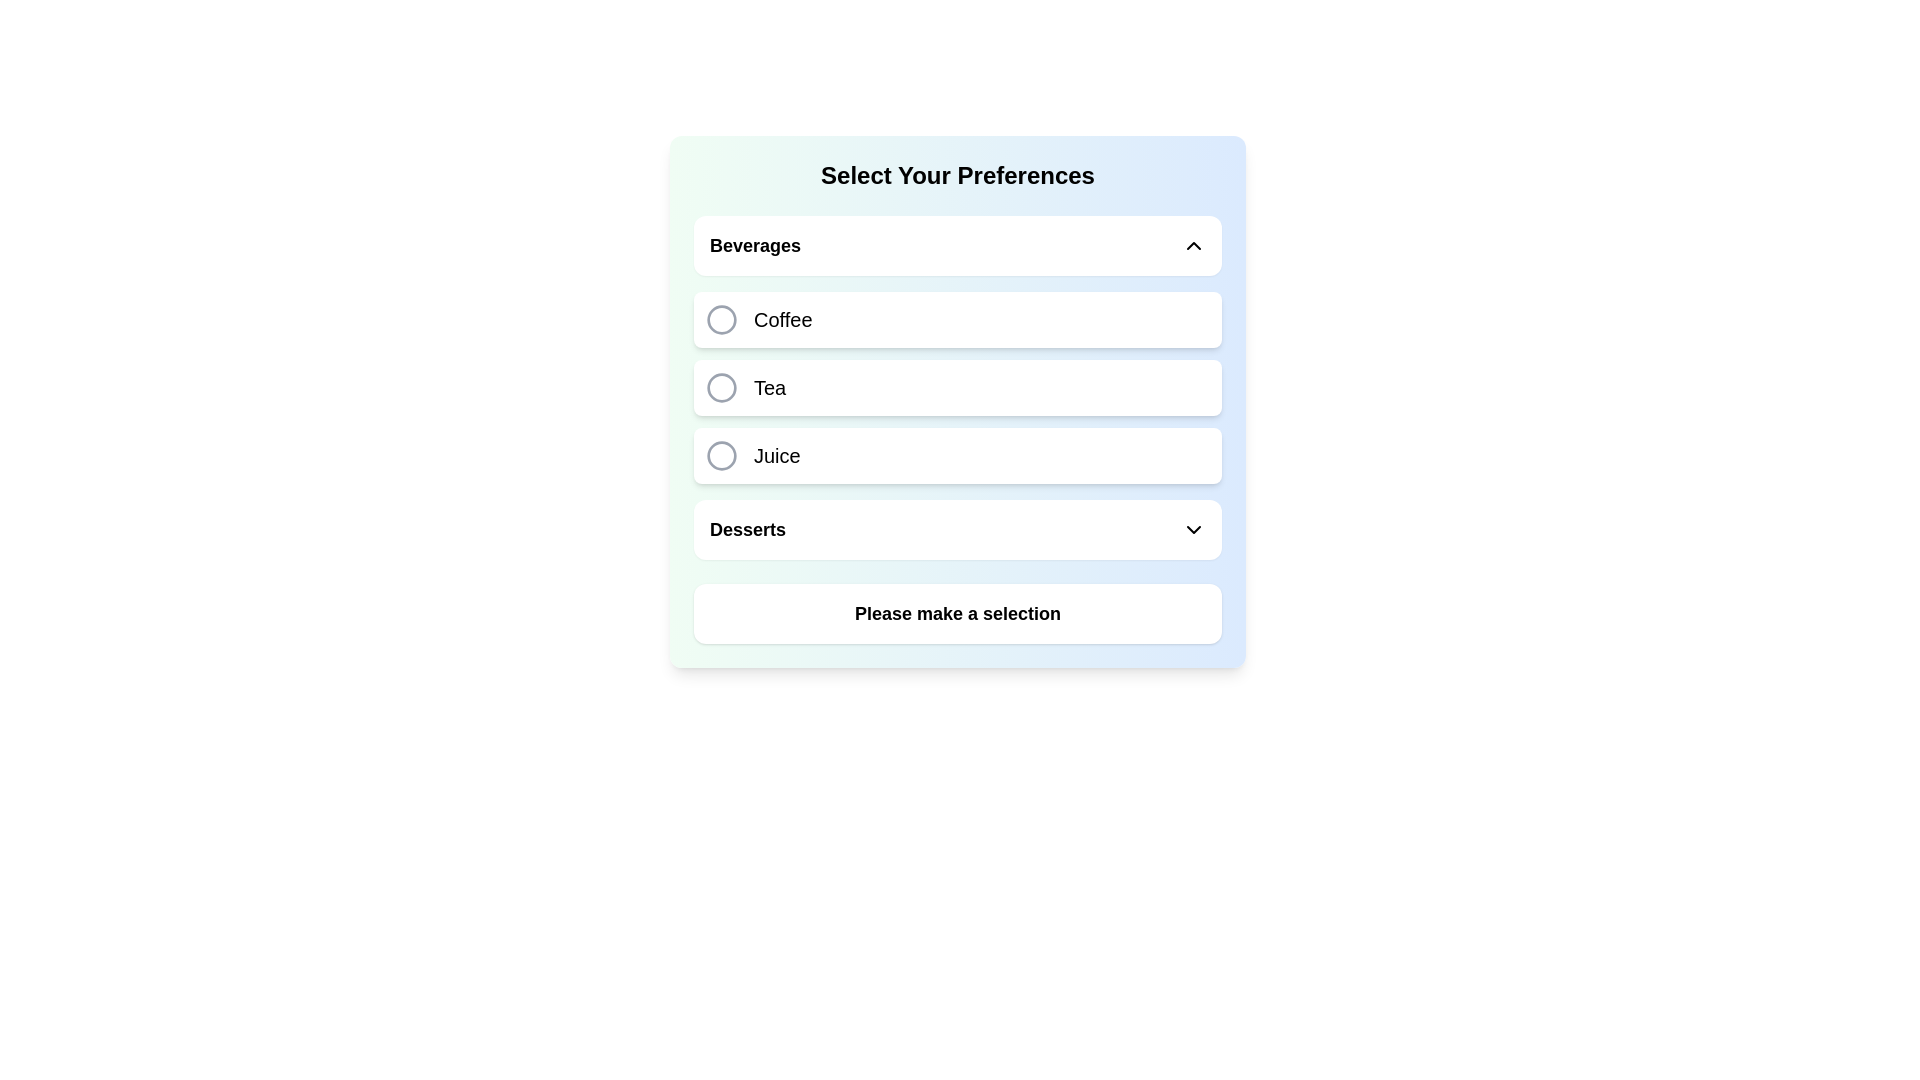 The image size is (1920, 1080). I want to click on the 'Desserts' dropdown menu option, so click(957, 528).